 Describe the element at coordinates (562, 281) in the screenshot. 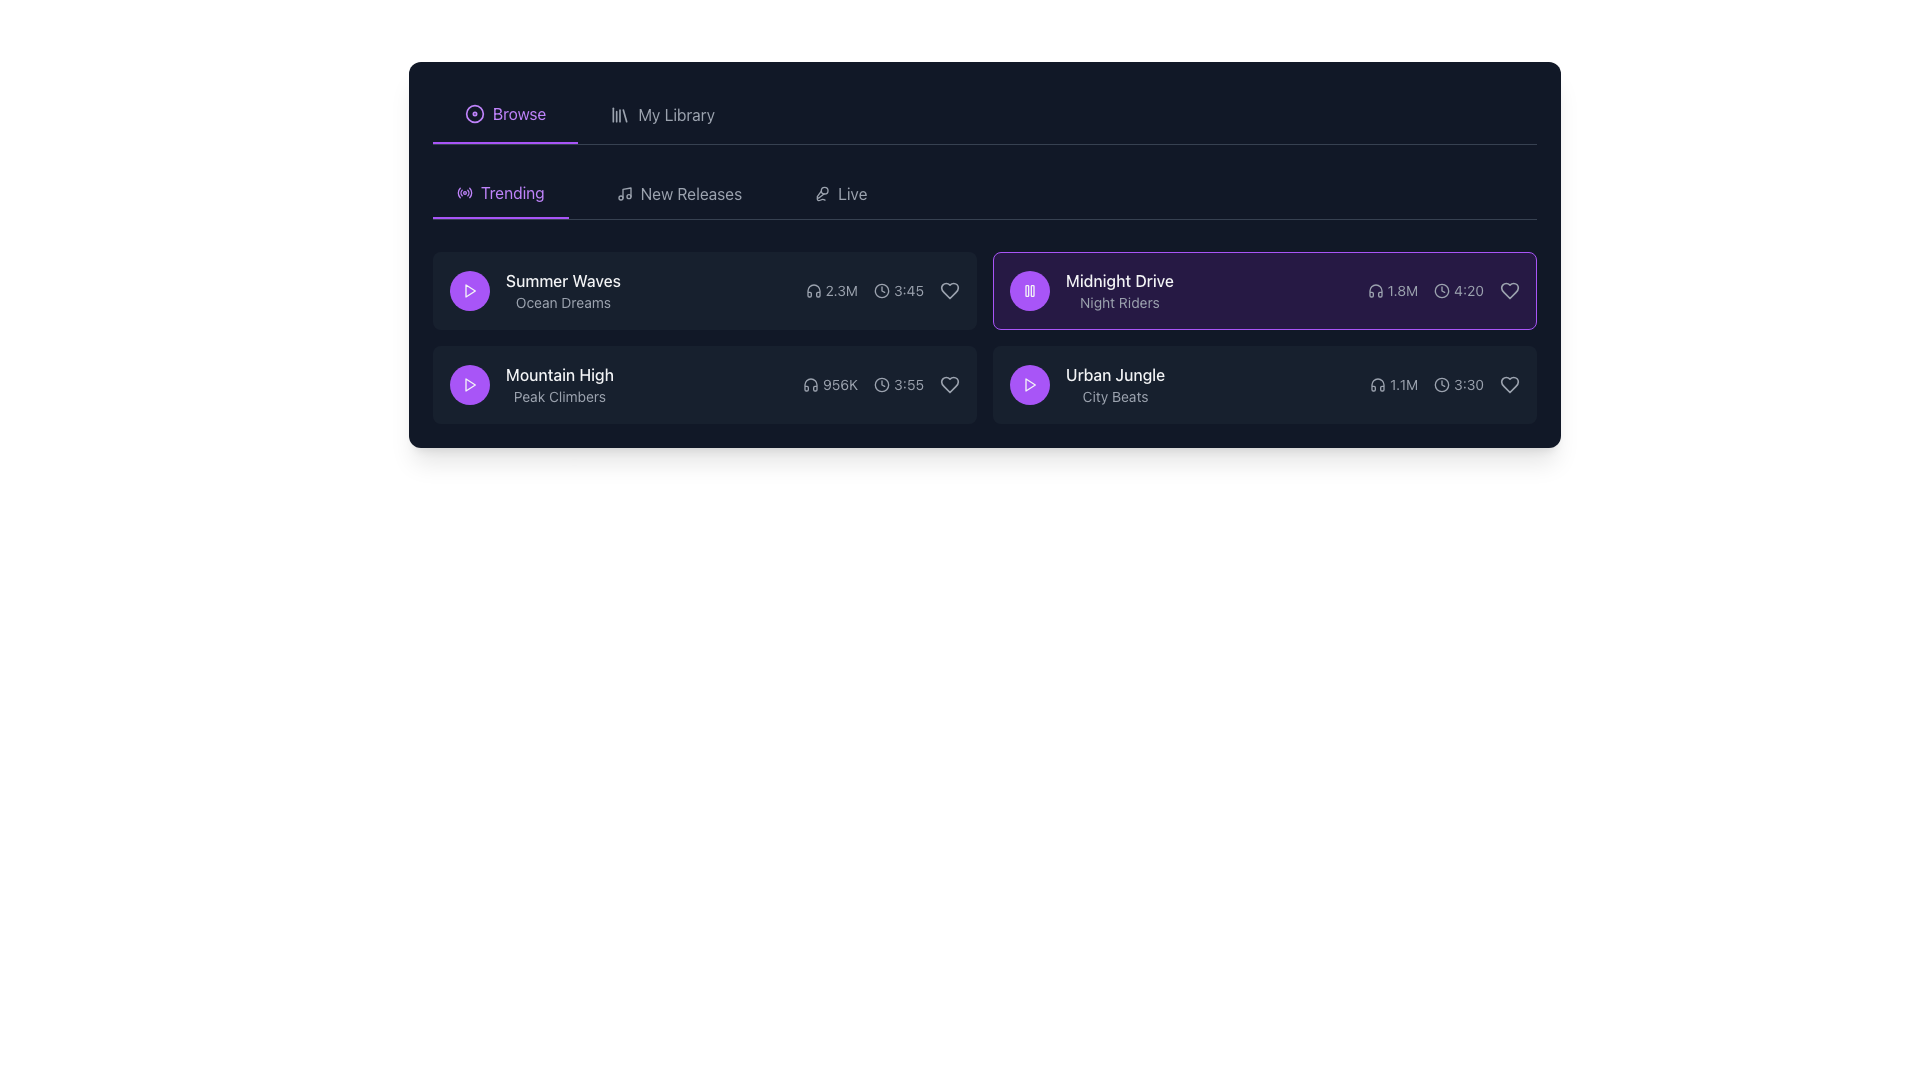

I see `the main text label for the associated content item located at the center-left section of the interface, which is the top text item in a group of two` at that location.